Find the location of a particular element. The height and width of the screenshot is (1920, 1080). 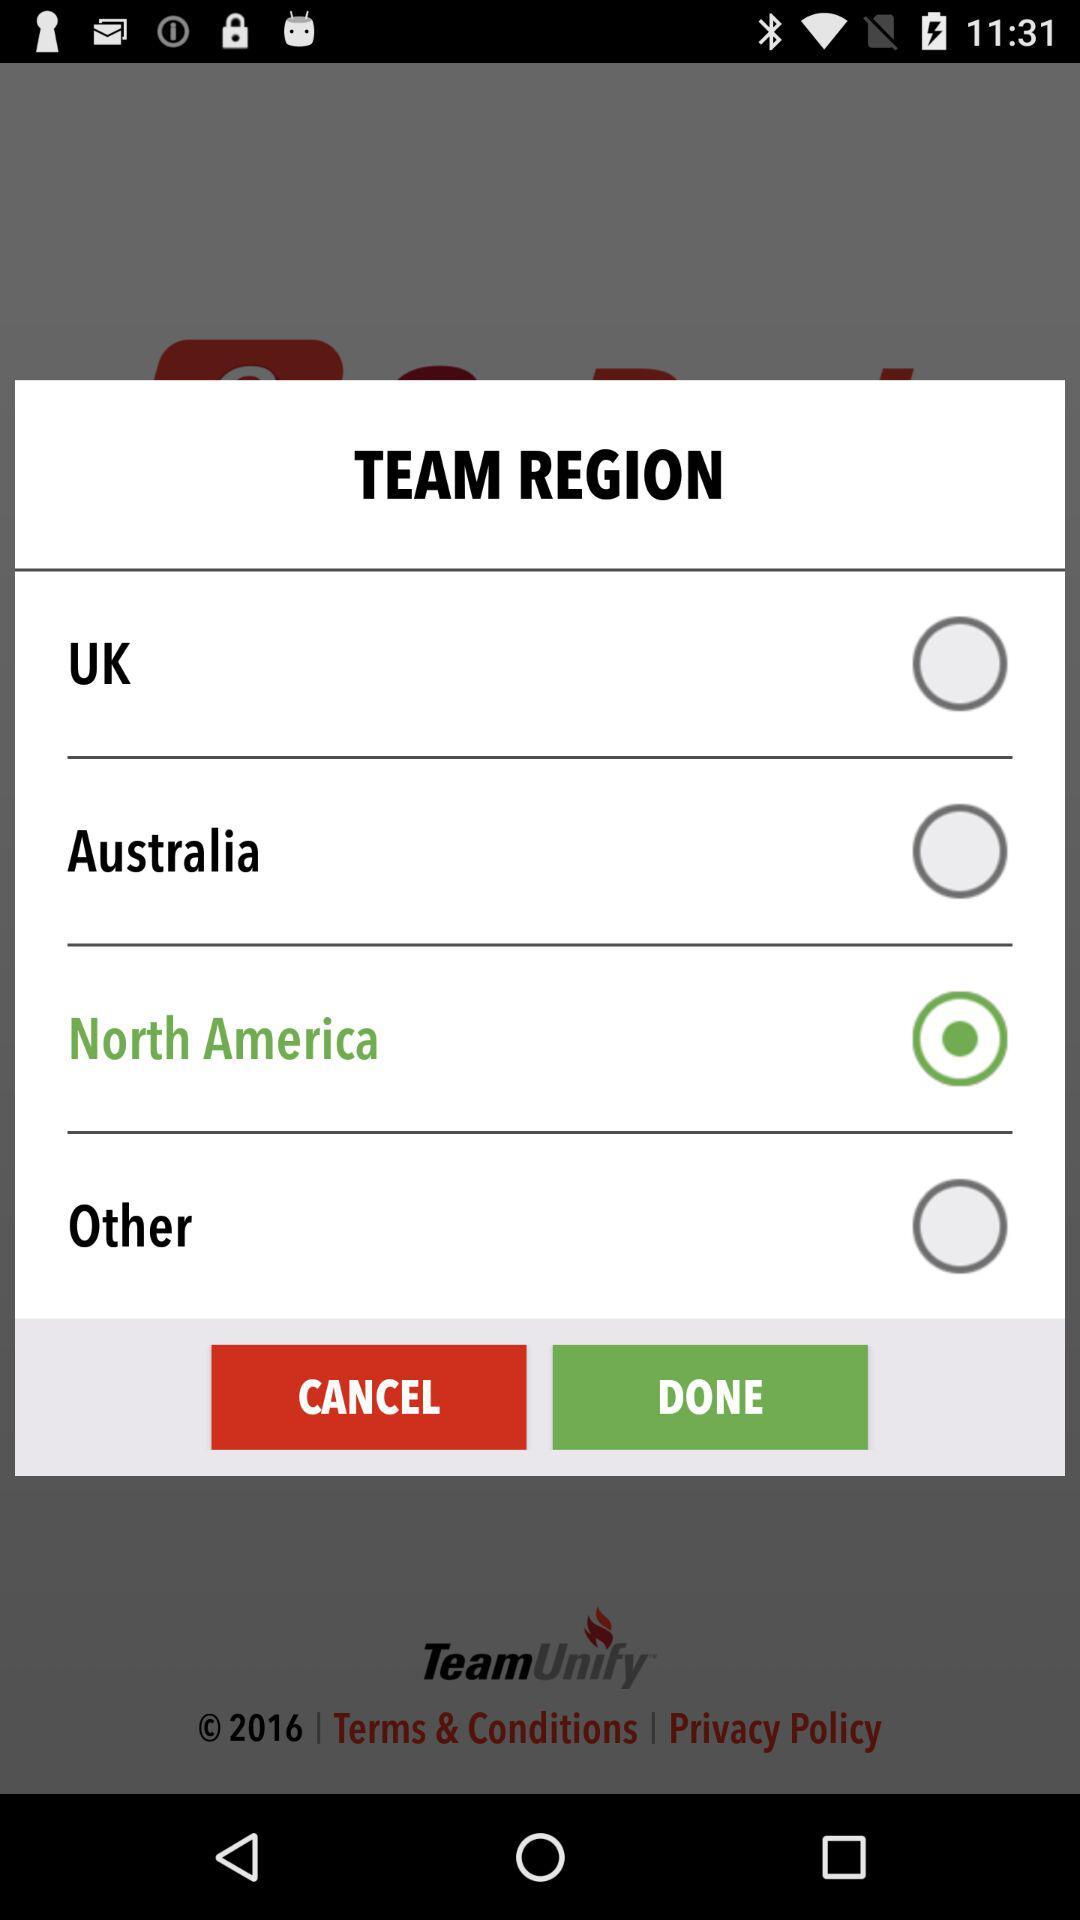

other is located at coordinates (959, 1225).